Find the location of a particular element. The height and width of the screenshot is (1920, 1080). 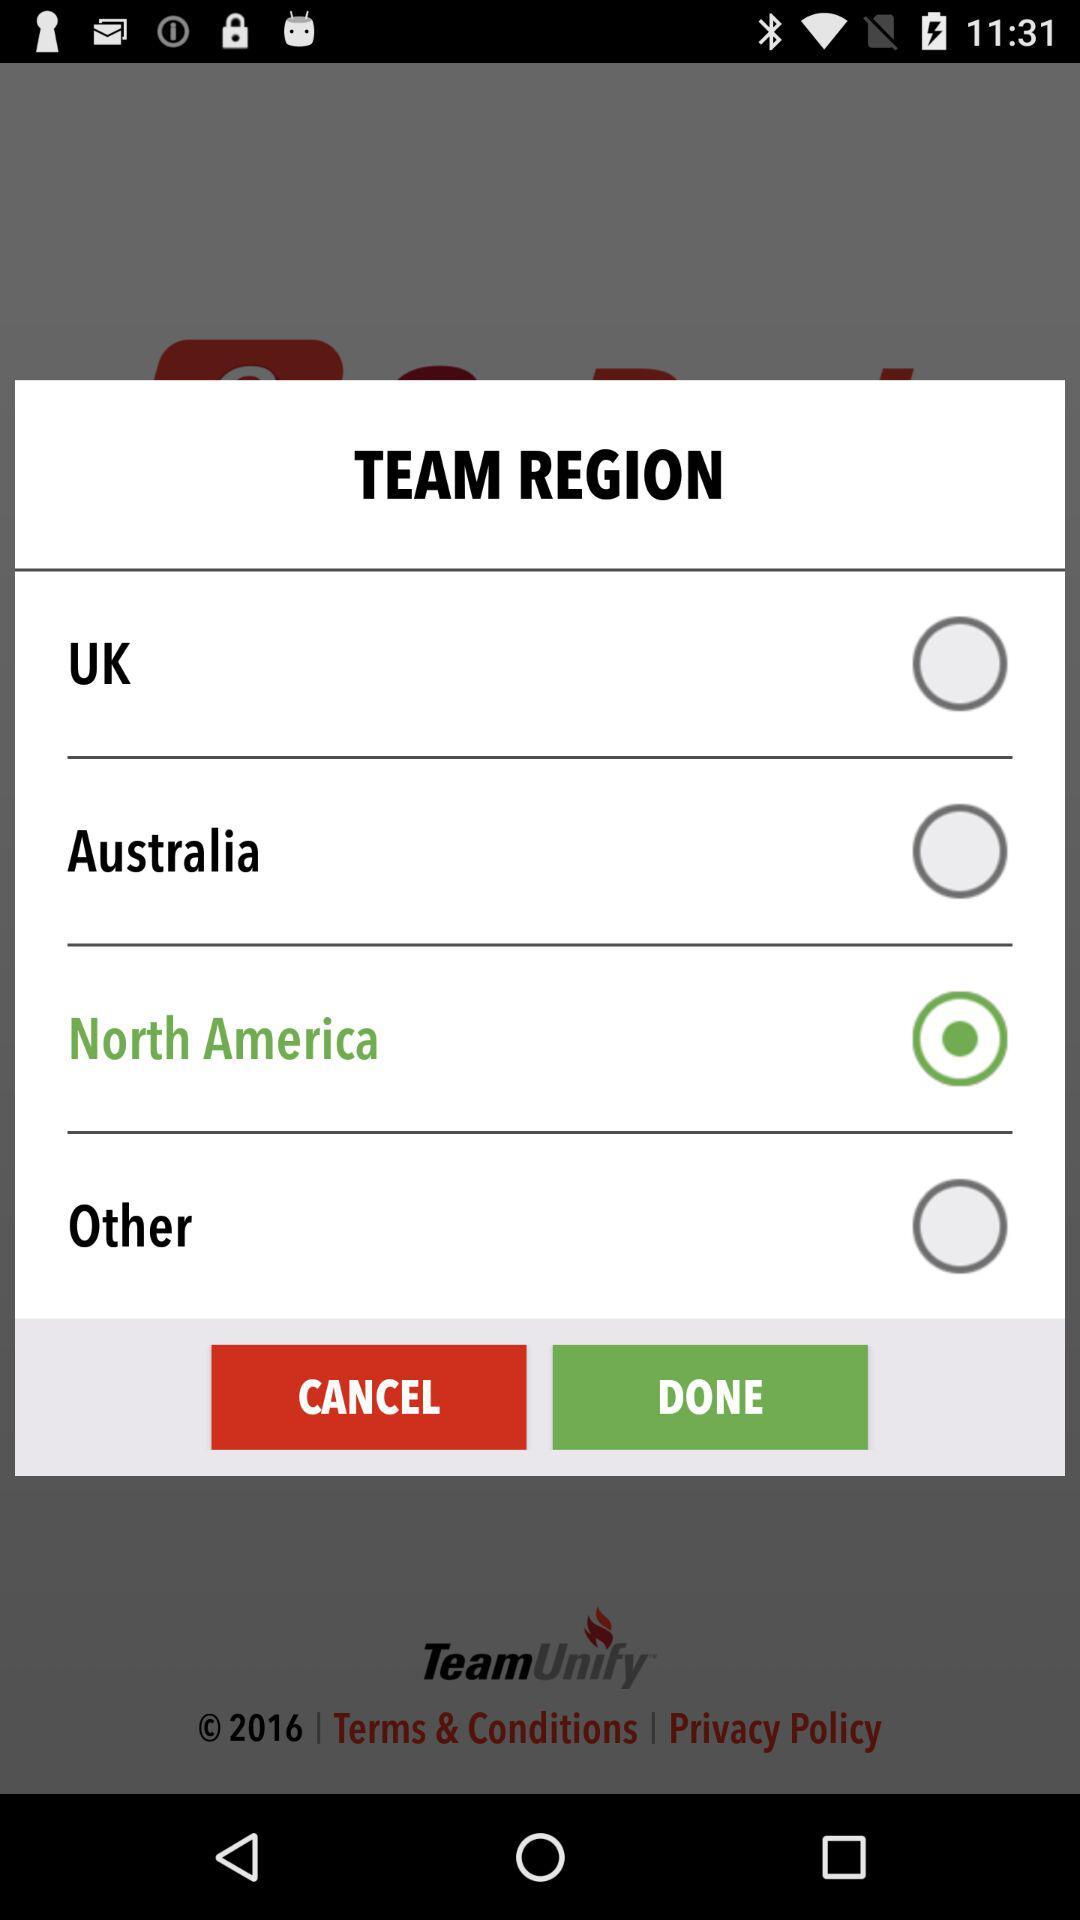

other is located at coordinates (959, 1225).